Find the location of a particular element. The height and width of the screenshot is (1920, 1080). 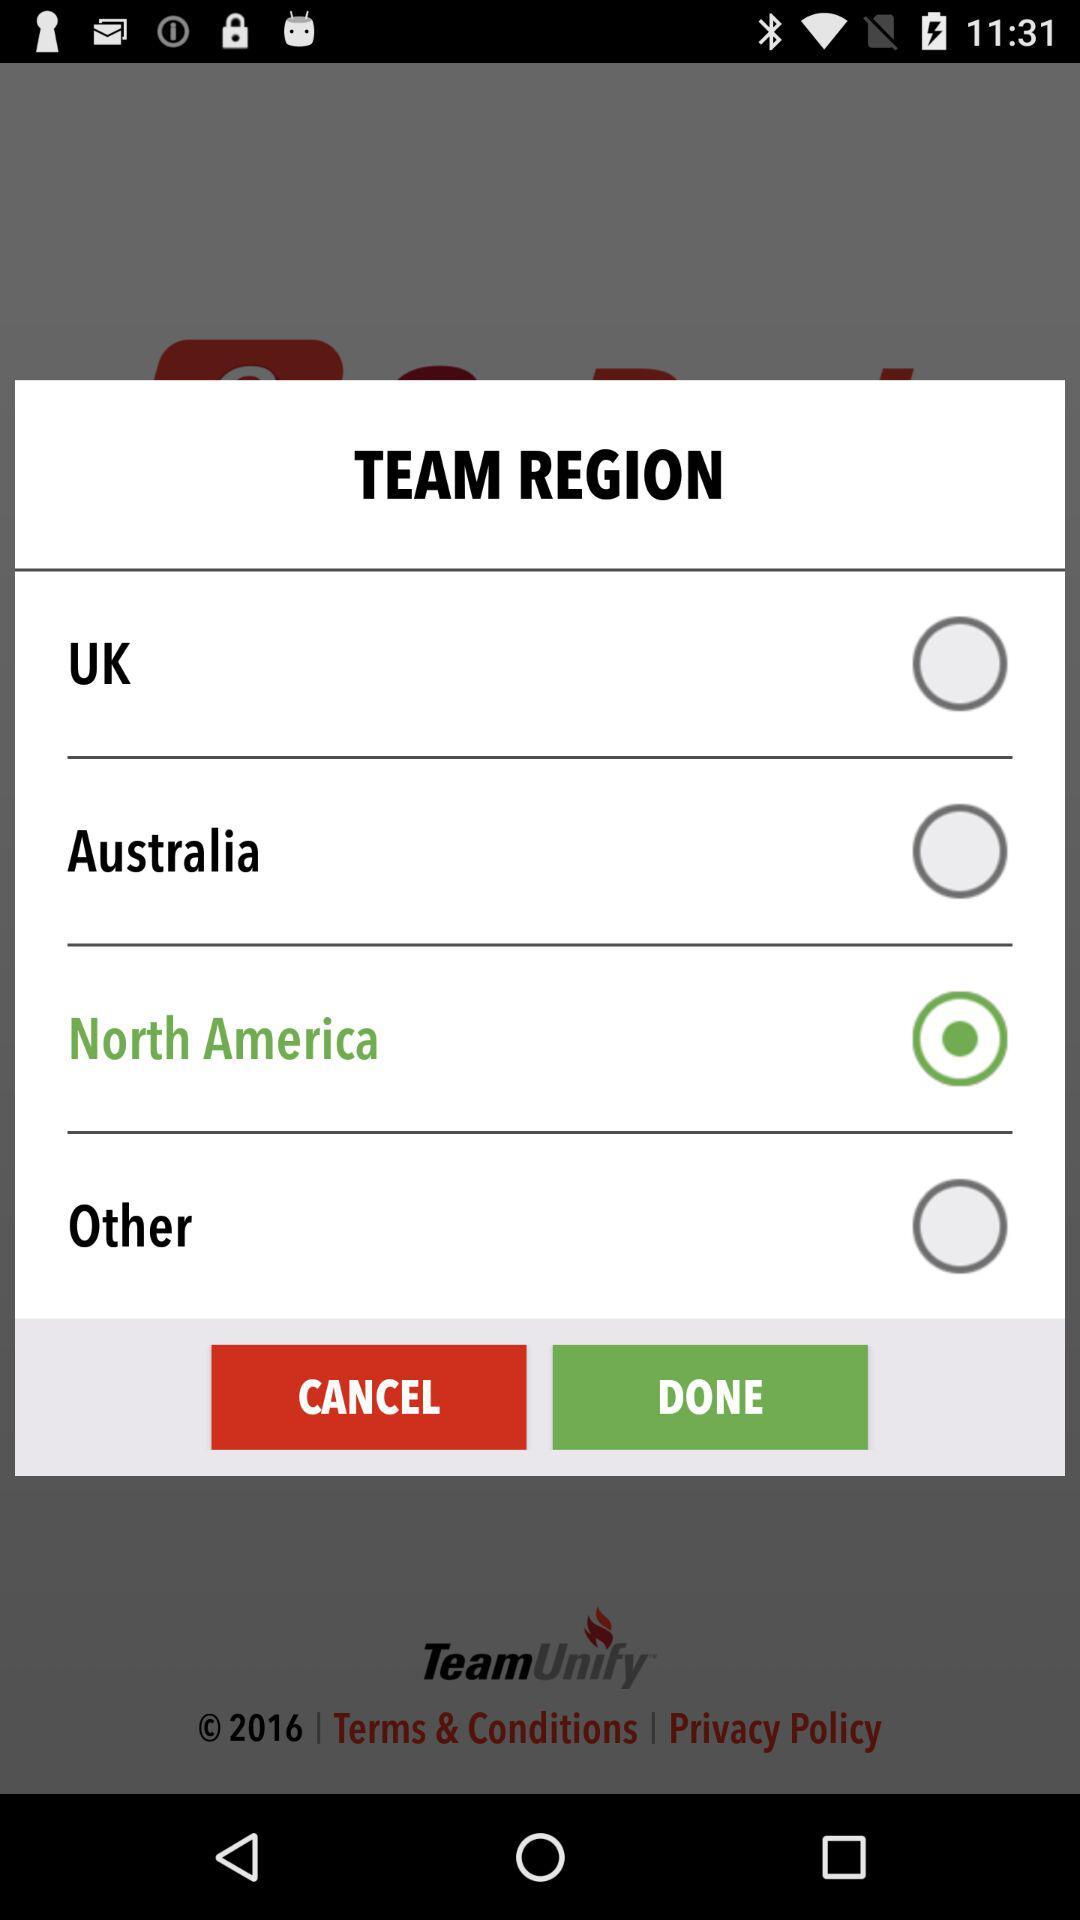

other is located at coordinates (959, 1225).